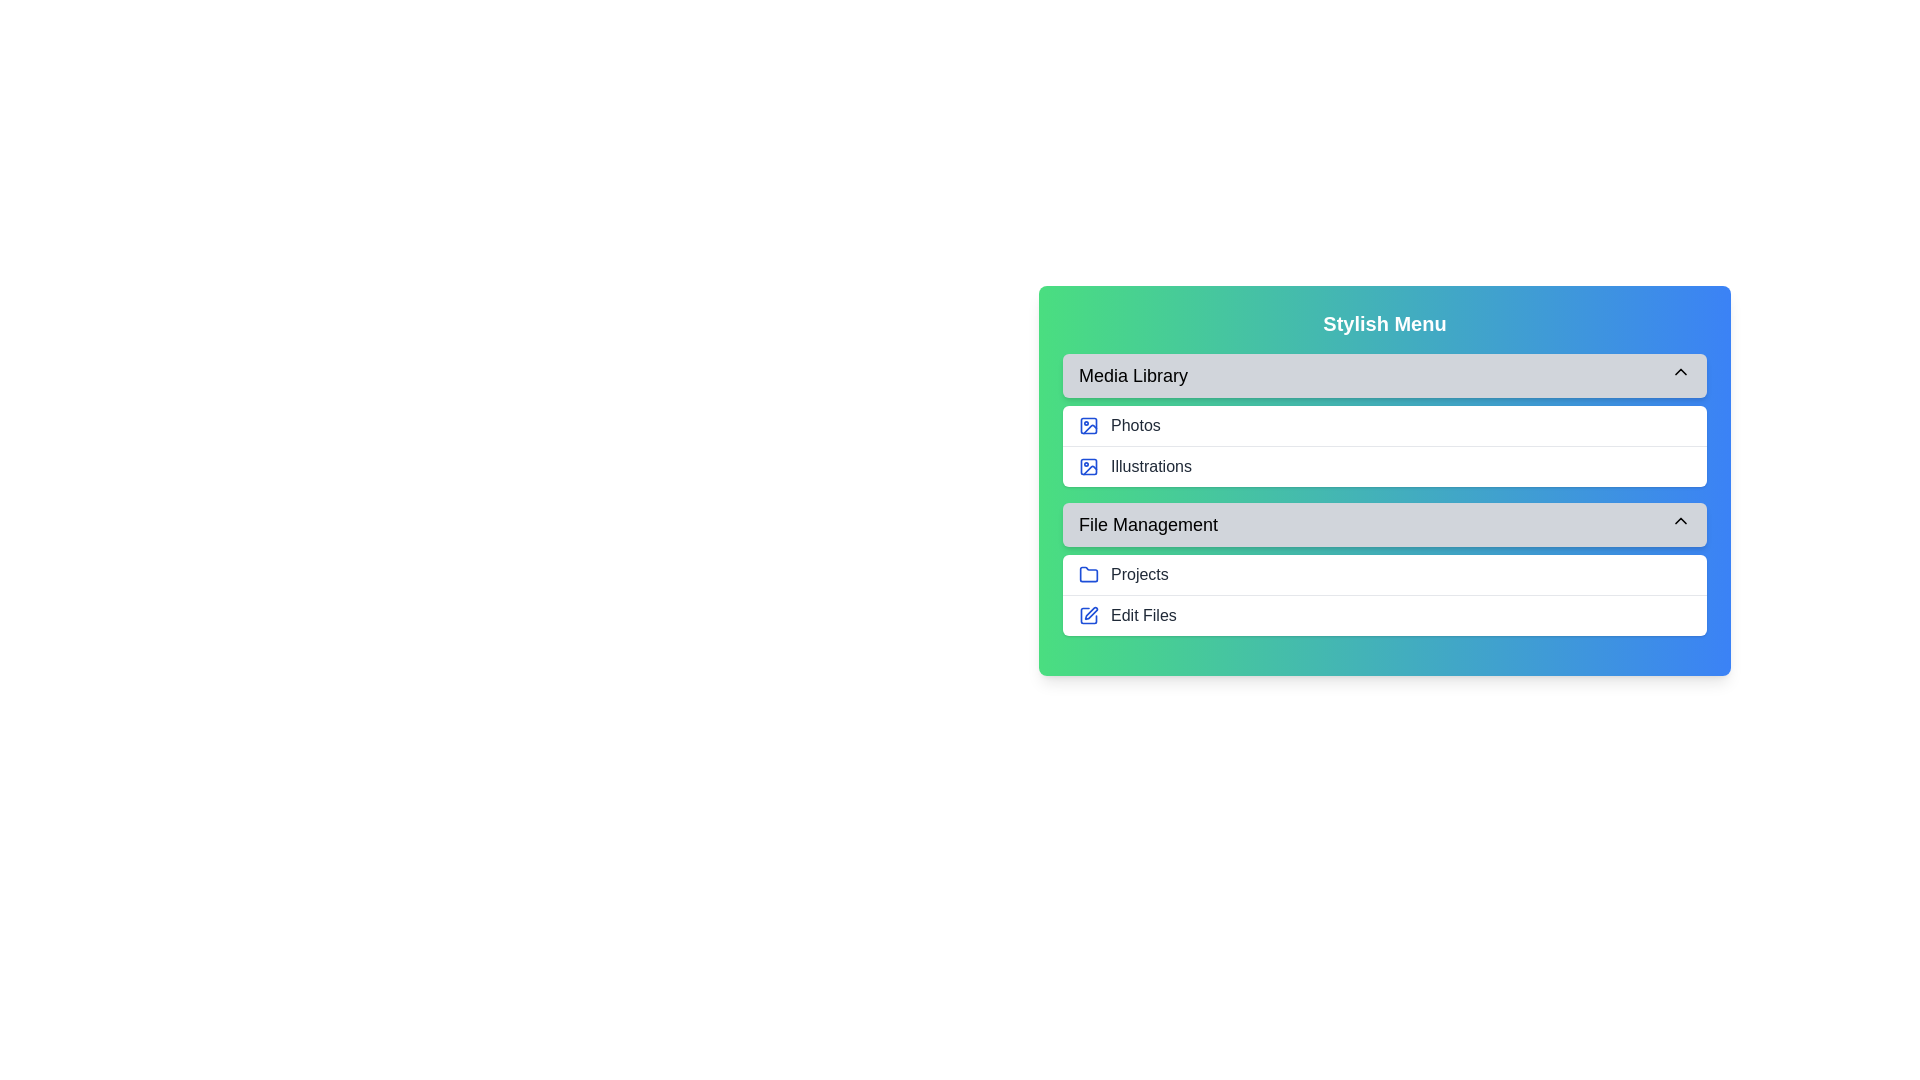 The image size is (1920, 1080). What do you see at coordinates (1384, 424) in the screenshot?
I see `the 'Photos' menu item, which is the first item under the 'Media Library' section` at bounding box center [1384, 424].